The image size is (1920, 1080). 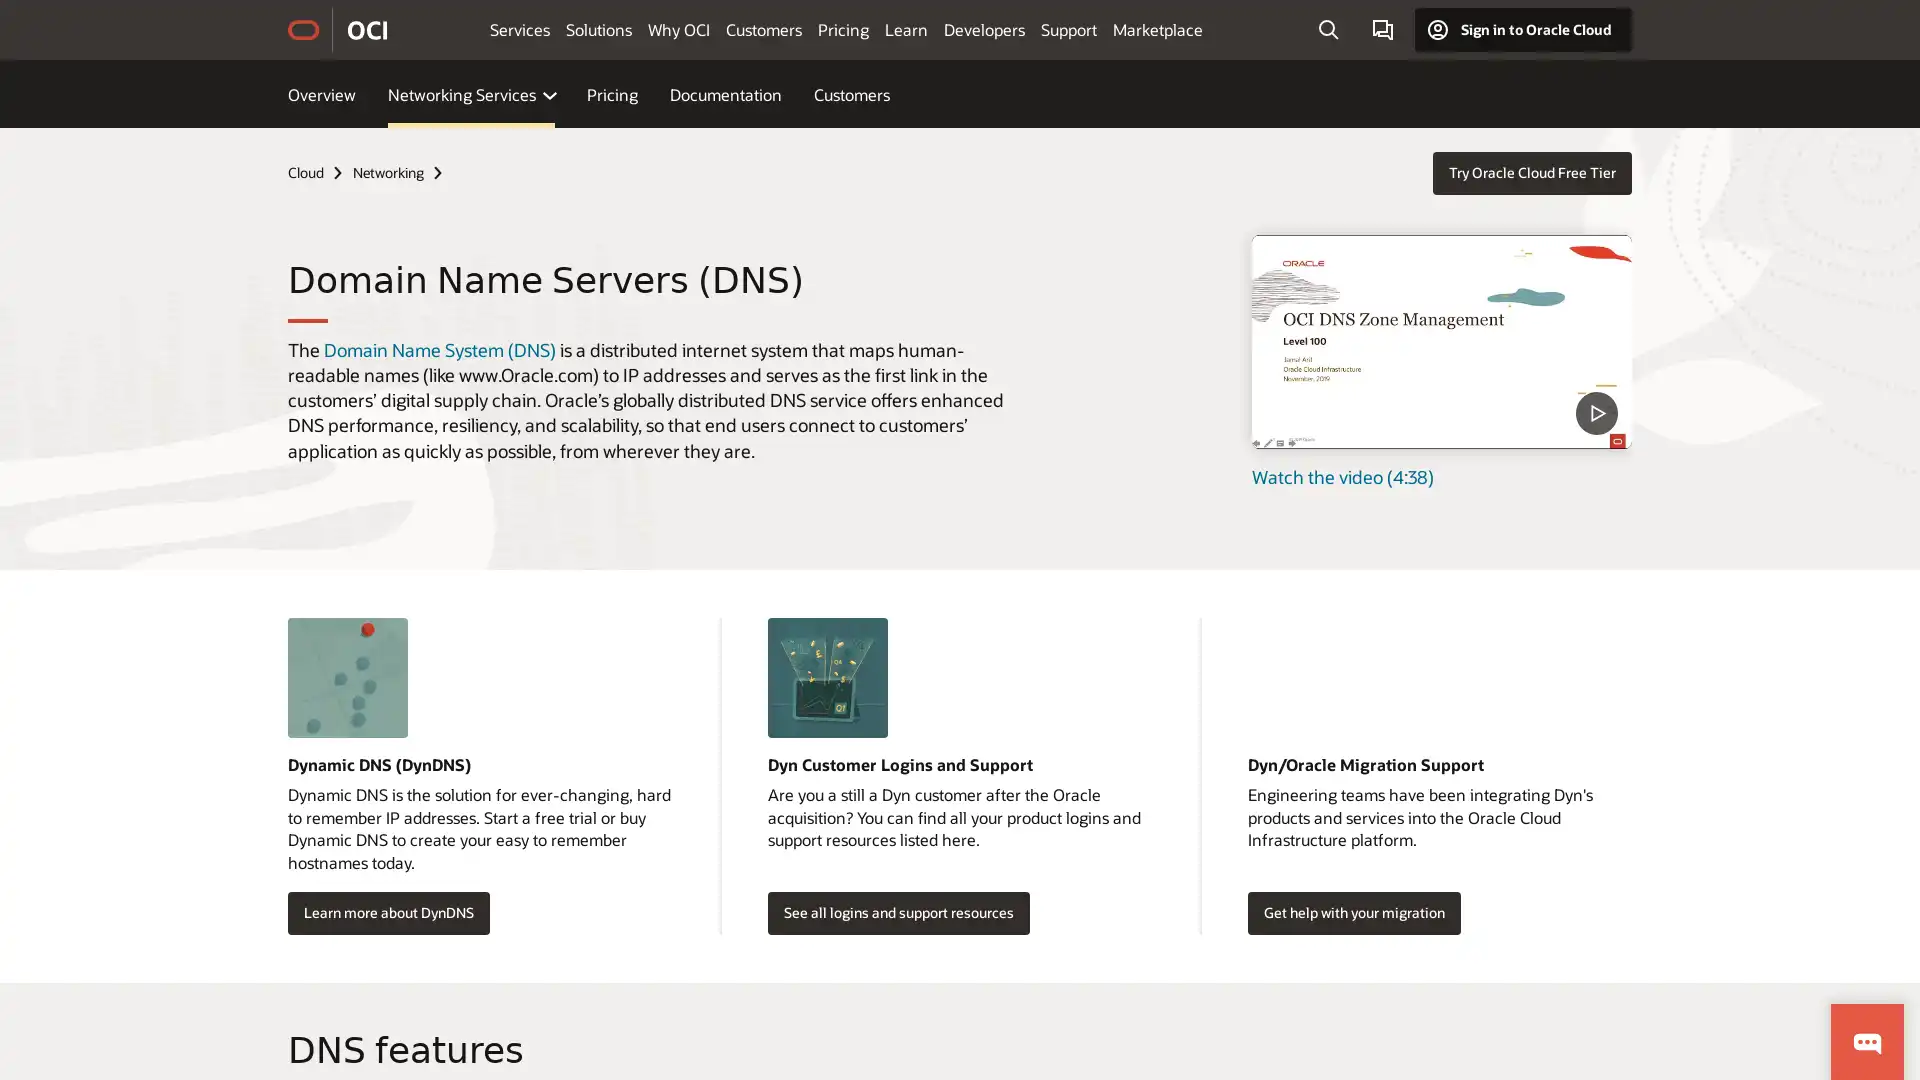 I want to click on Open Search Field, so click(x=1328, y=30).